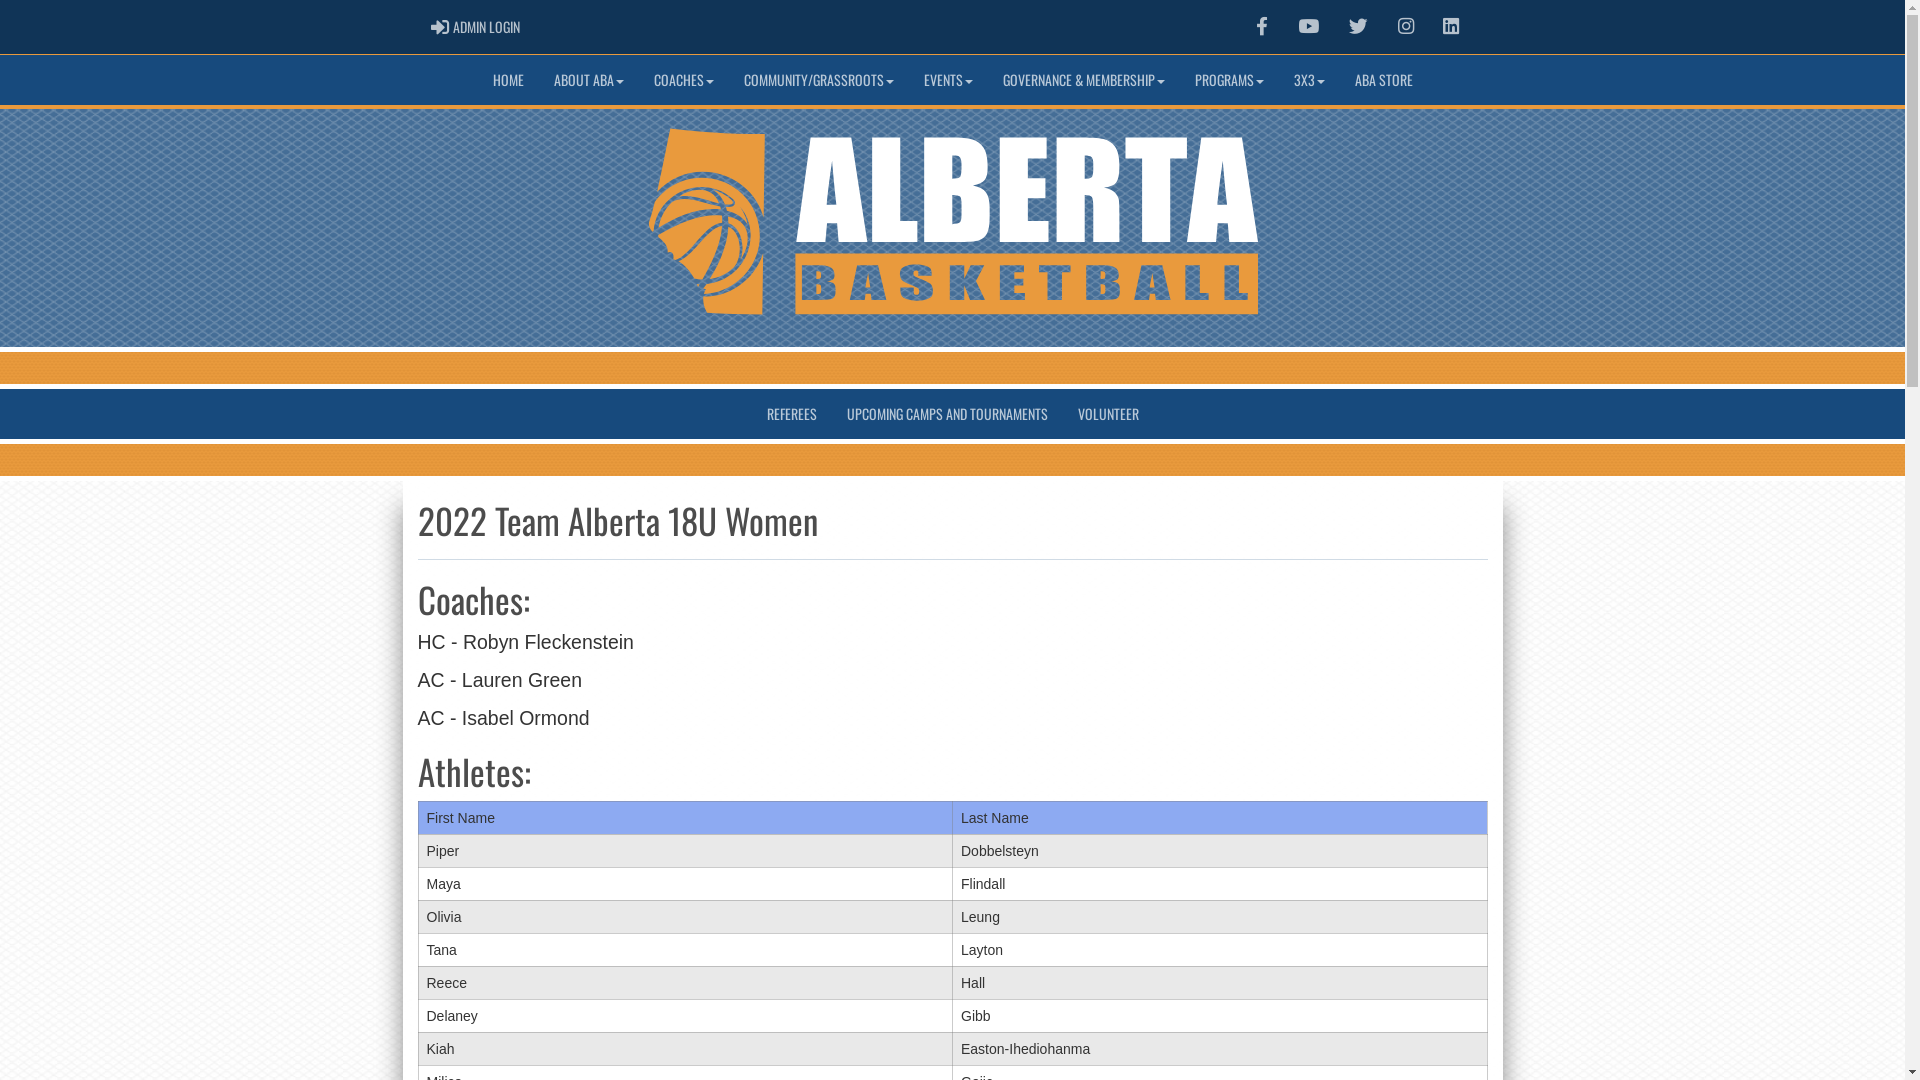 Image resolution: width=1920 pixels, height=1080 pixels. Describe the element at coordinates (1450, 27) in the screenshot. I see `'LinkedIn'` at that location.